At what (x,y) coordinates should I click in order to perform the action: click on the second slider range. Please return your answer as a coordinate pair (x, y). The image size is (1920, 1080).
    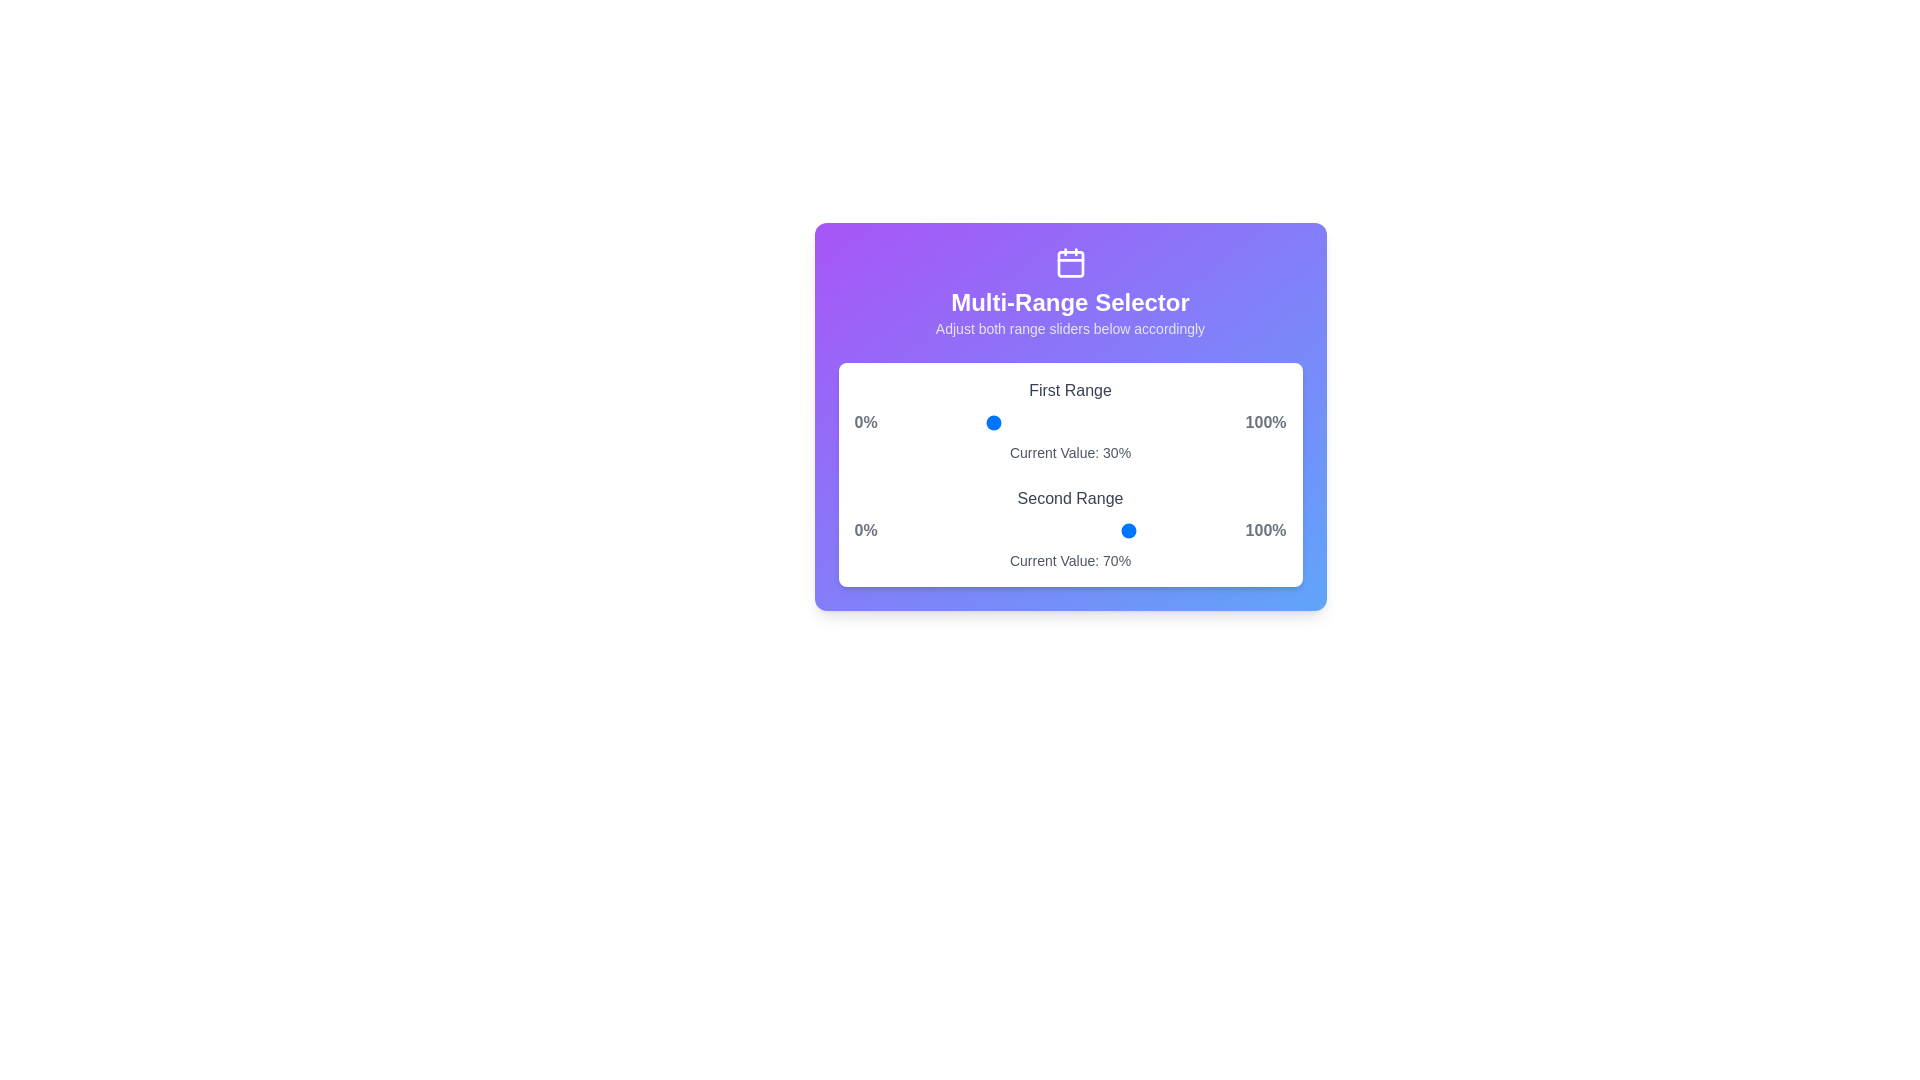
    Looking at the image, I should click on (1106, 530).